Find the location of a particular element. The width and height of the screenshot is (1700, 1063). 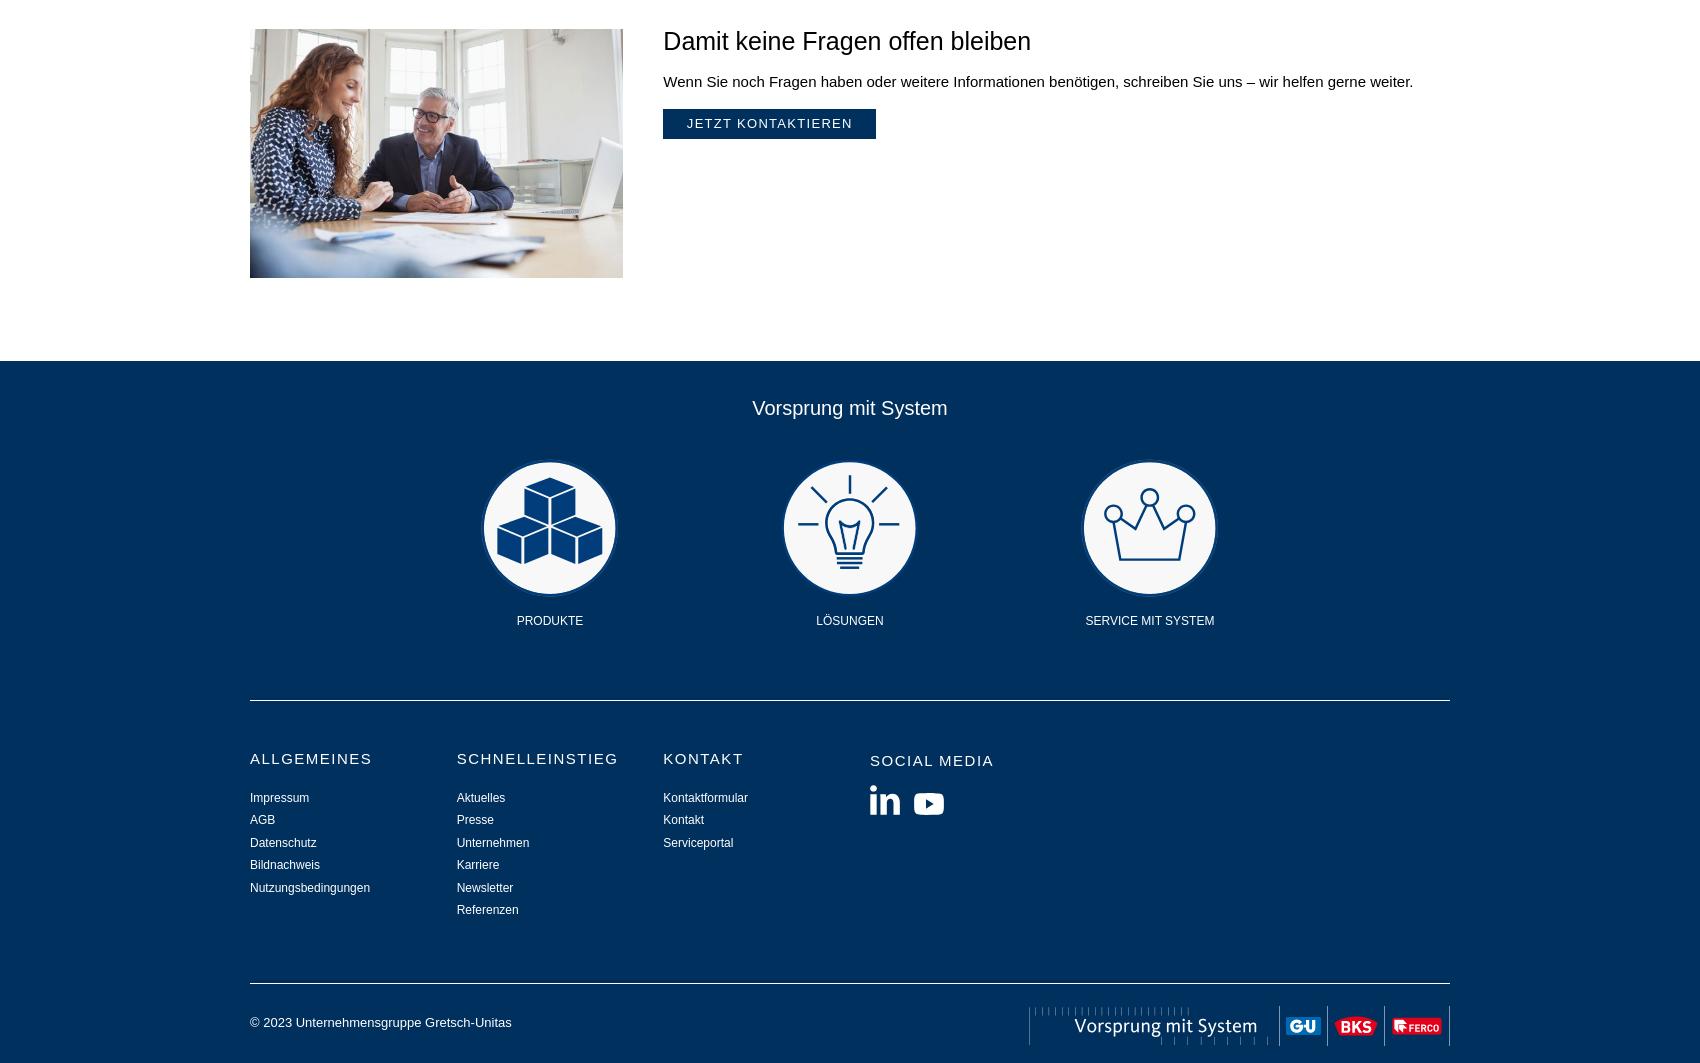

'Allgemeines' is located at coordinates (310, 756).